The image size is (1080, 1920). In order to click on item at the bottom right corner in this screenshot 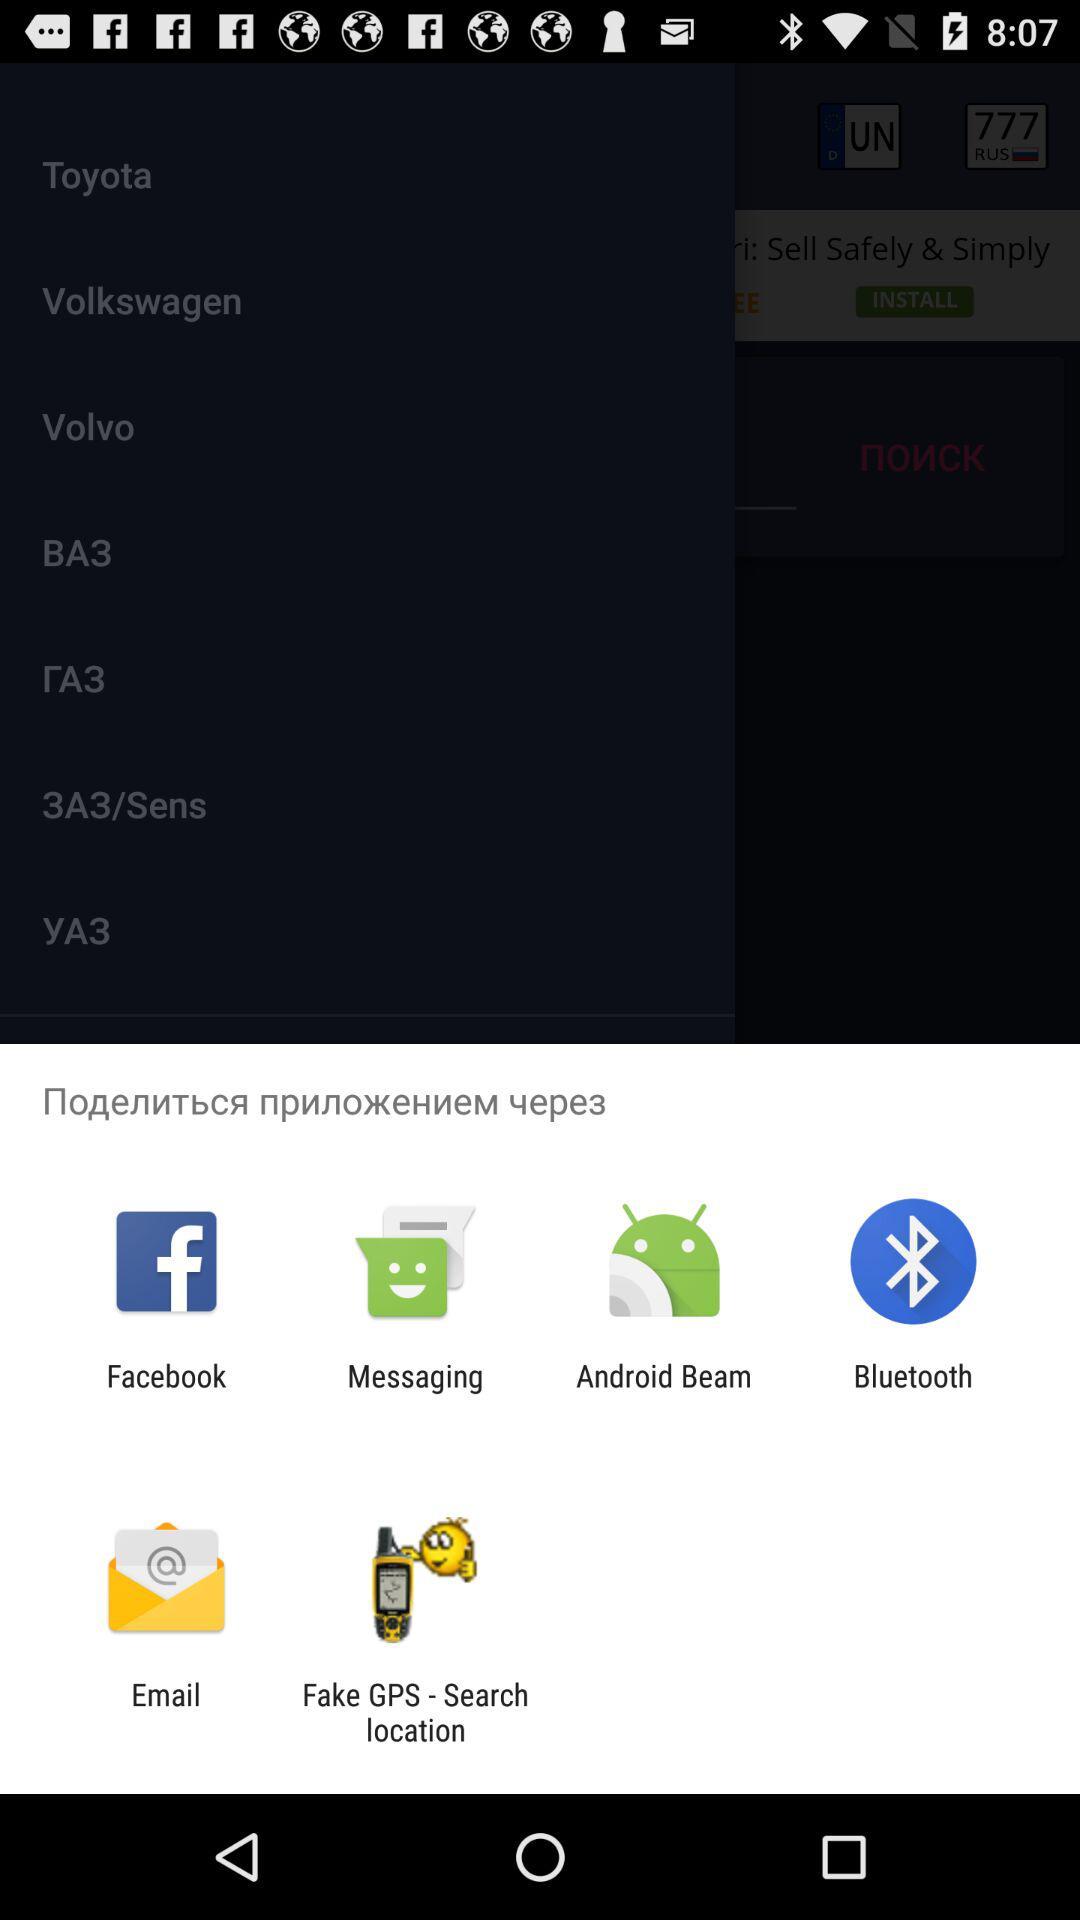, I will do `click(913, 1392)`.